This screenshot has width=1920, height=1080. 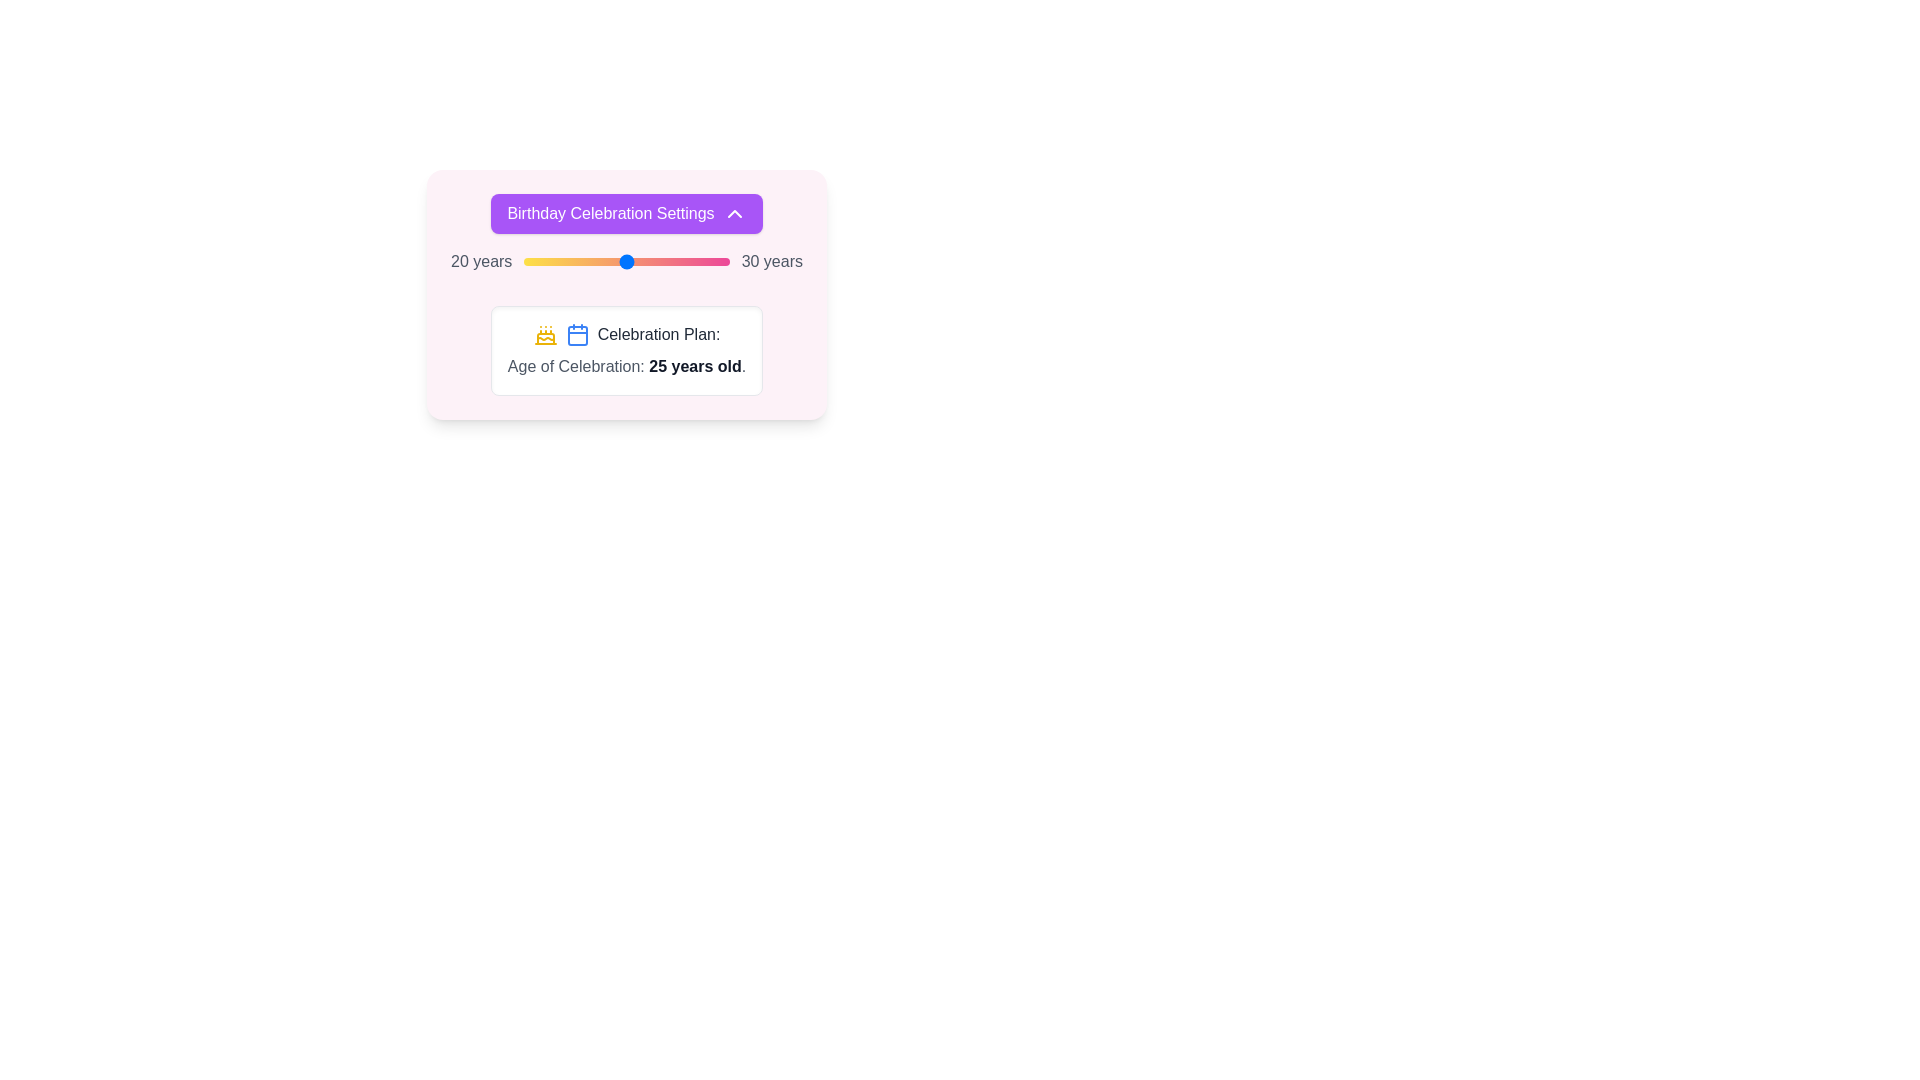 I want to click on the calendar icon within the celebration plan box, so click(x=576, y=334).